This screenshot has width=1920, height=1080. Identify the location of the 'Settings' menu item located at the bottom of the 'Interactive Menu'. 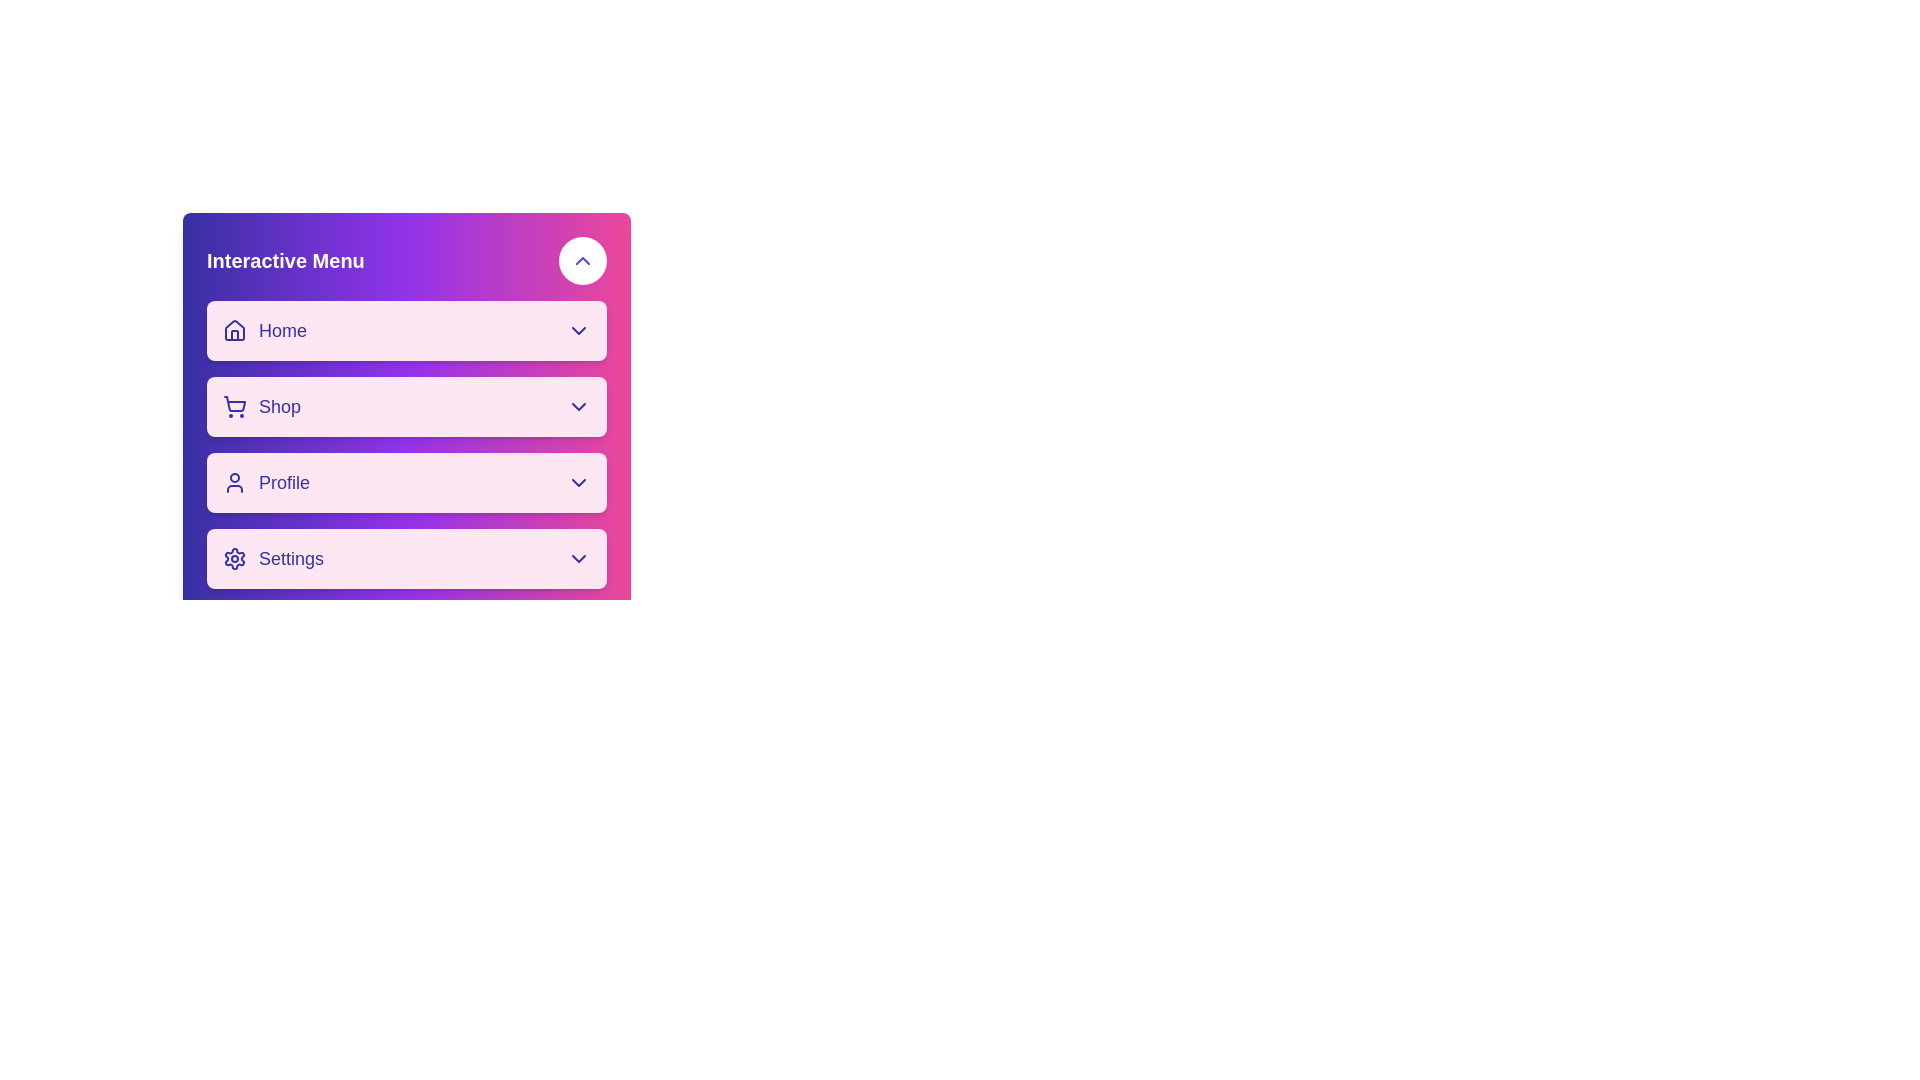
(406, 559).